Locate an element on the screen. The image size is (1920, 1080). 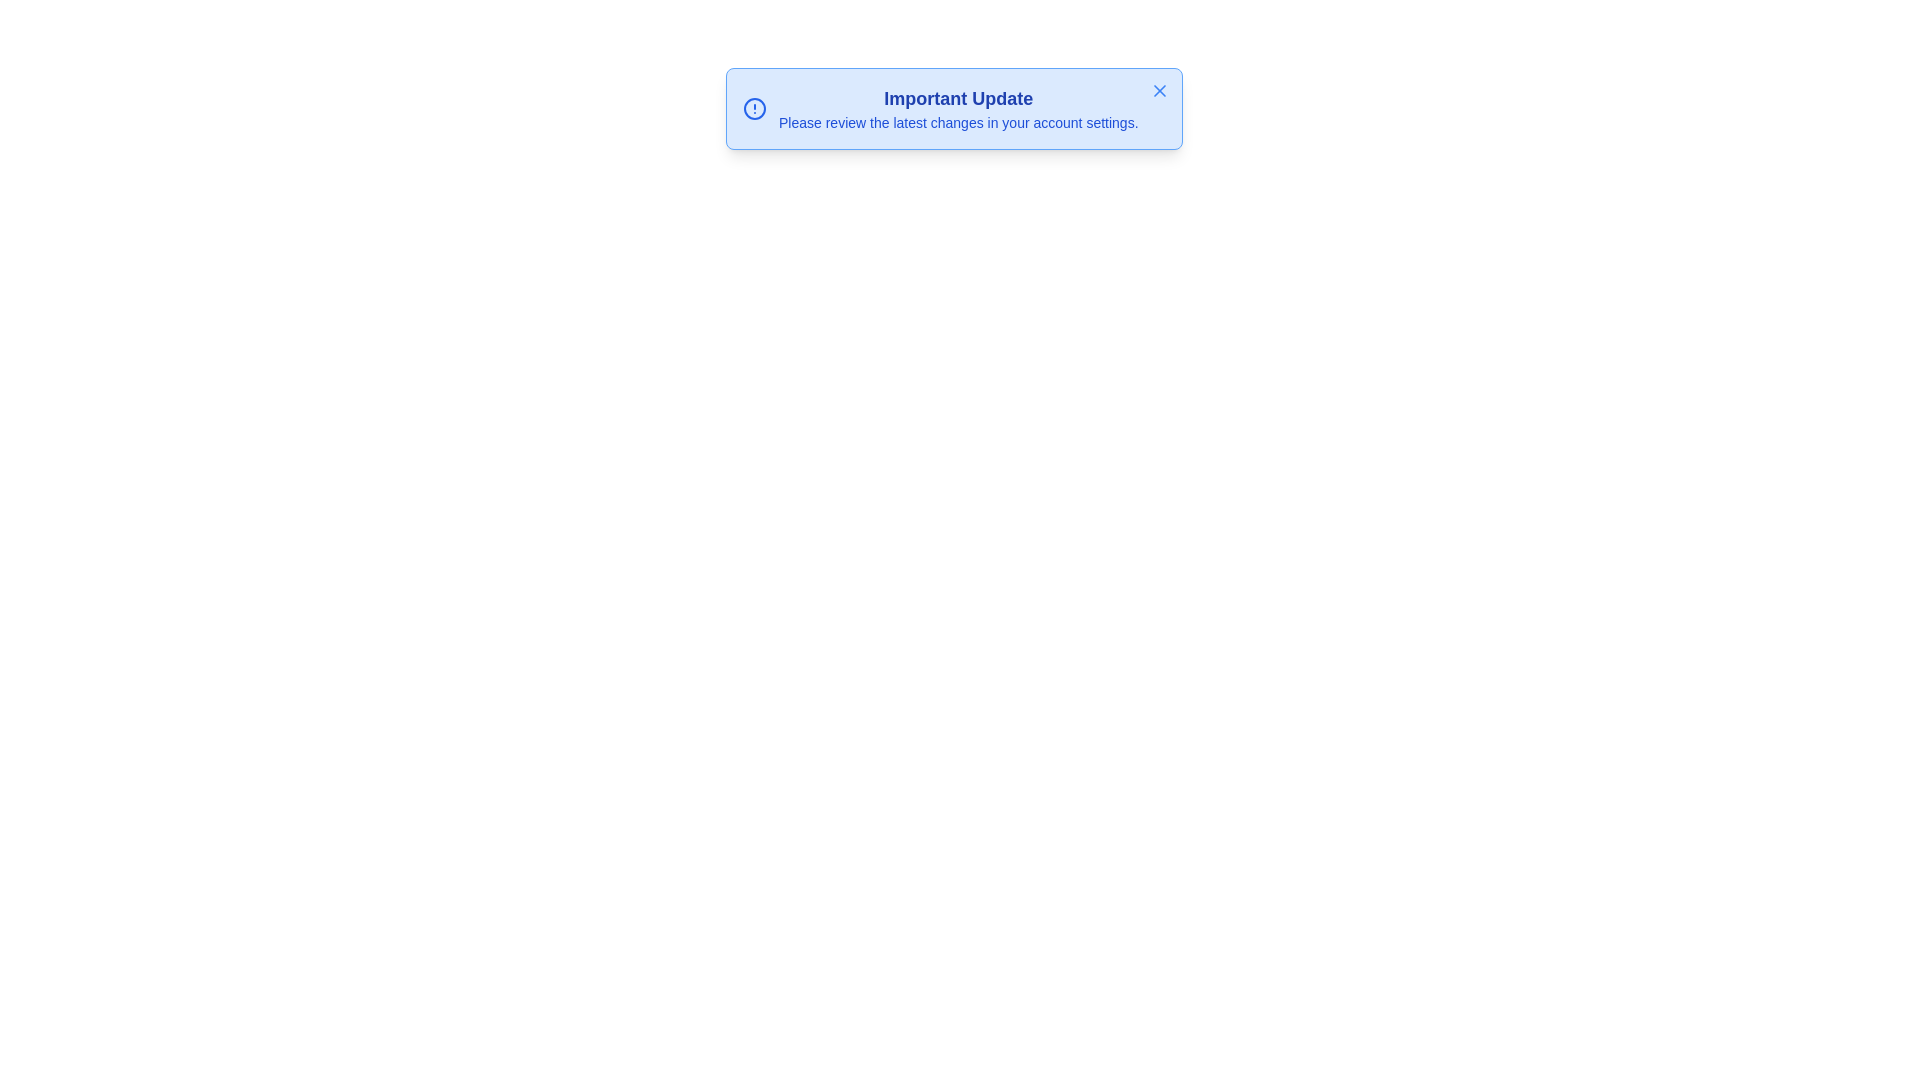
the close button located in the top-right corner of the notification box is located at coordinates (1160, 91).